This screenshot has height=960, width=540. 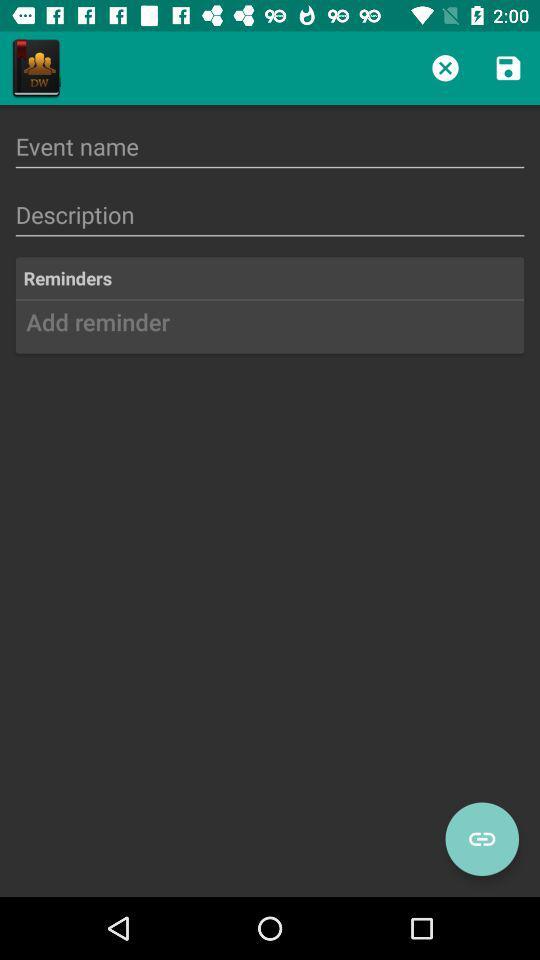 What do you see at coordinates (481, 839) in the screenshot?
I see `share event` at bounding box center [481, 839].